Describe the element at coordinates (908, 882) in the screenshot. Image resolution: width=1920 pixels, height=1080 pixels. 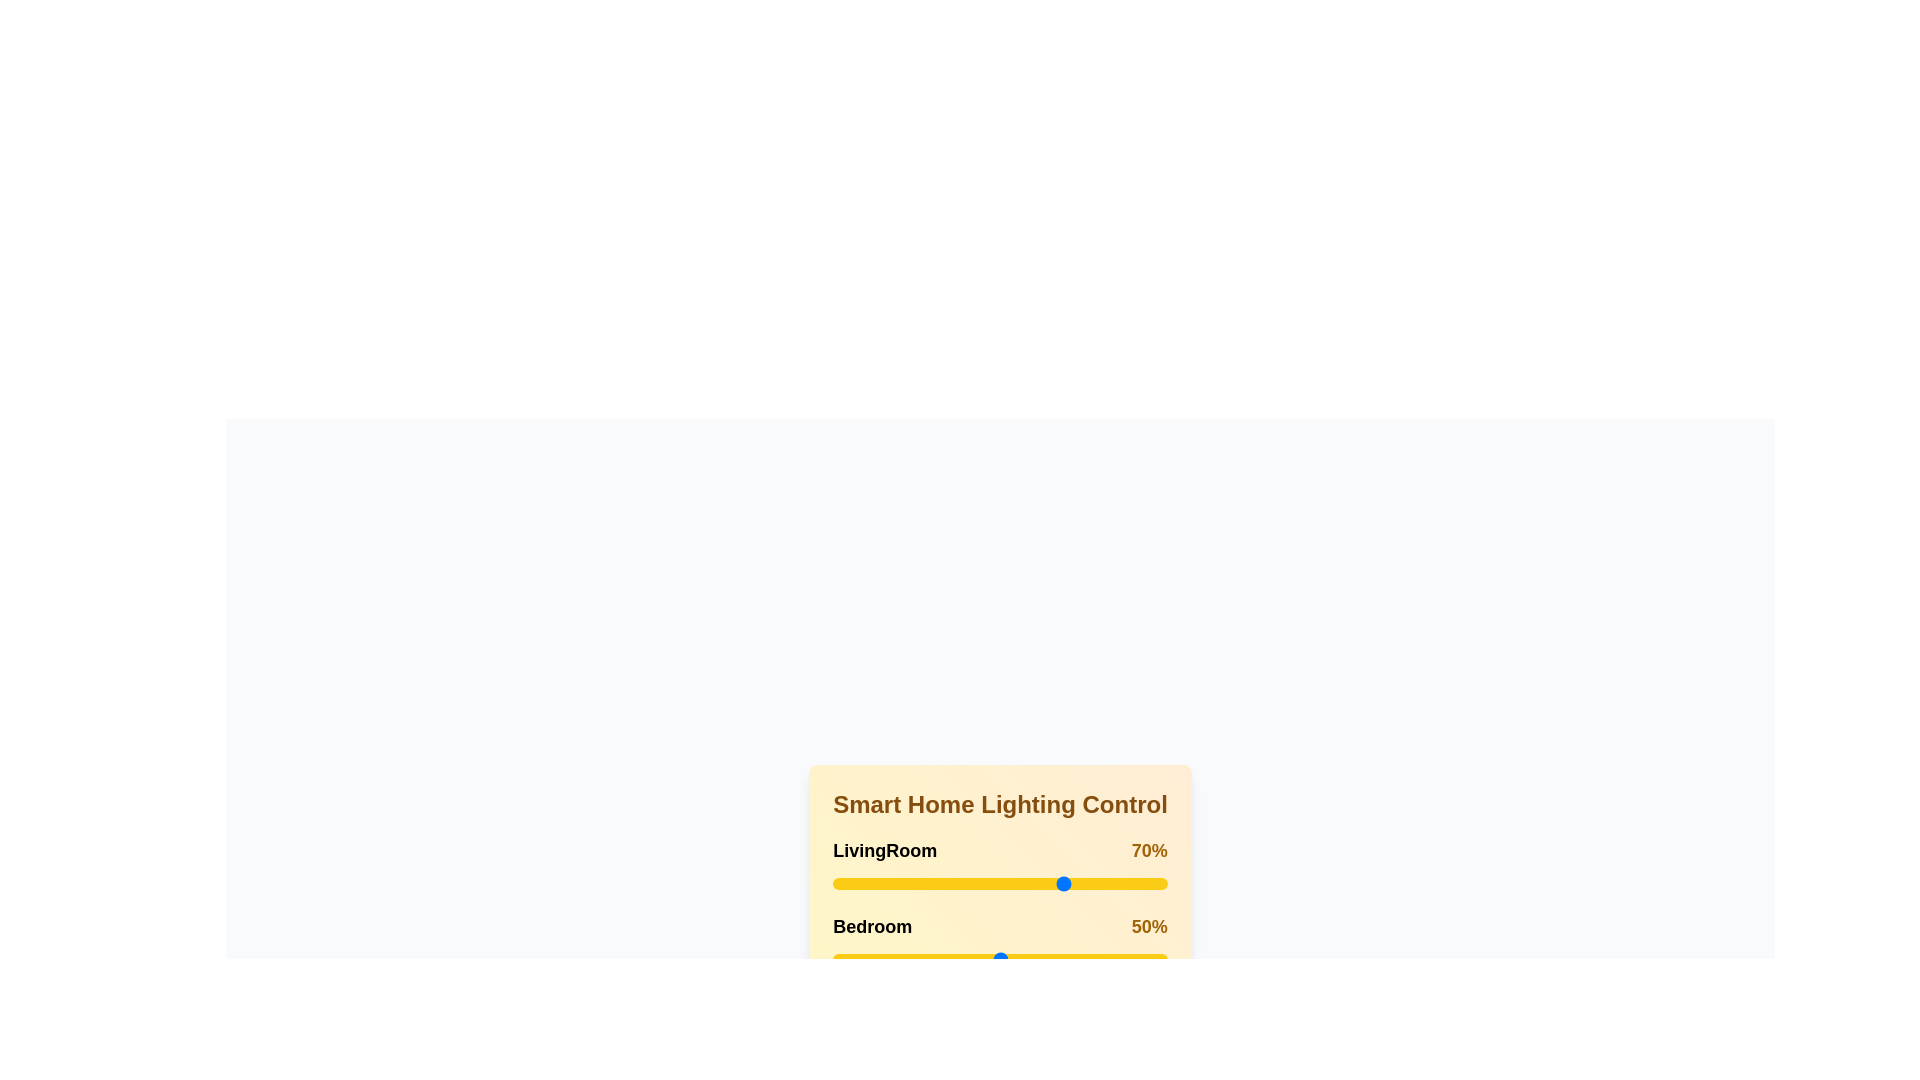
I see `the Living Room lighting level` at that location.